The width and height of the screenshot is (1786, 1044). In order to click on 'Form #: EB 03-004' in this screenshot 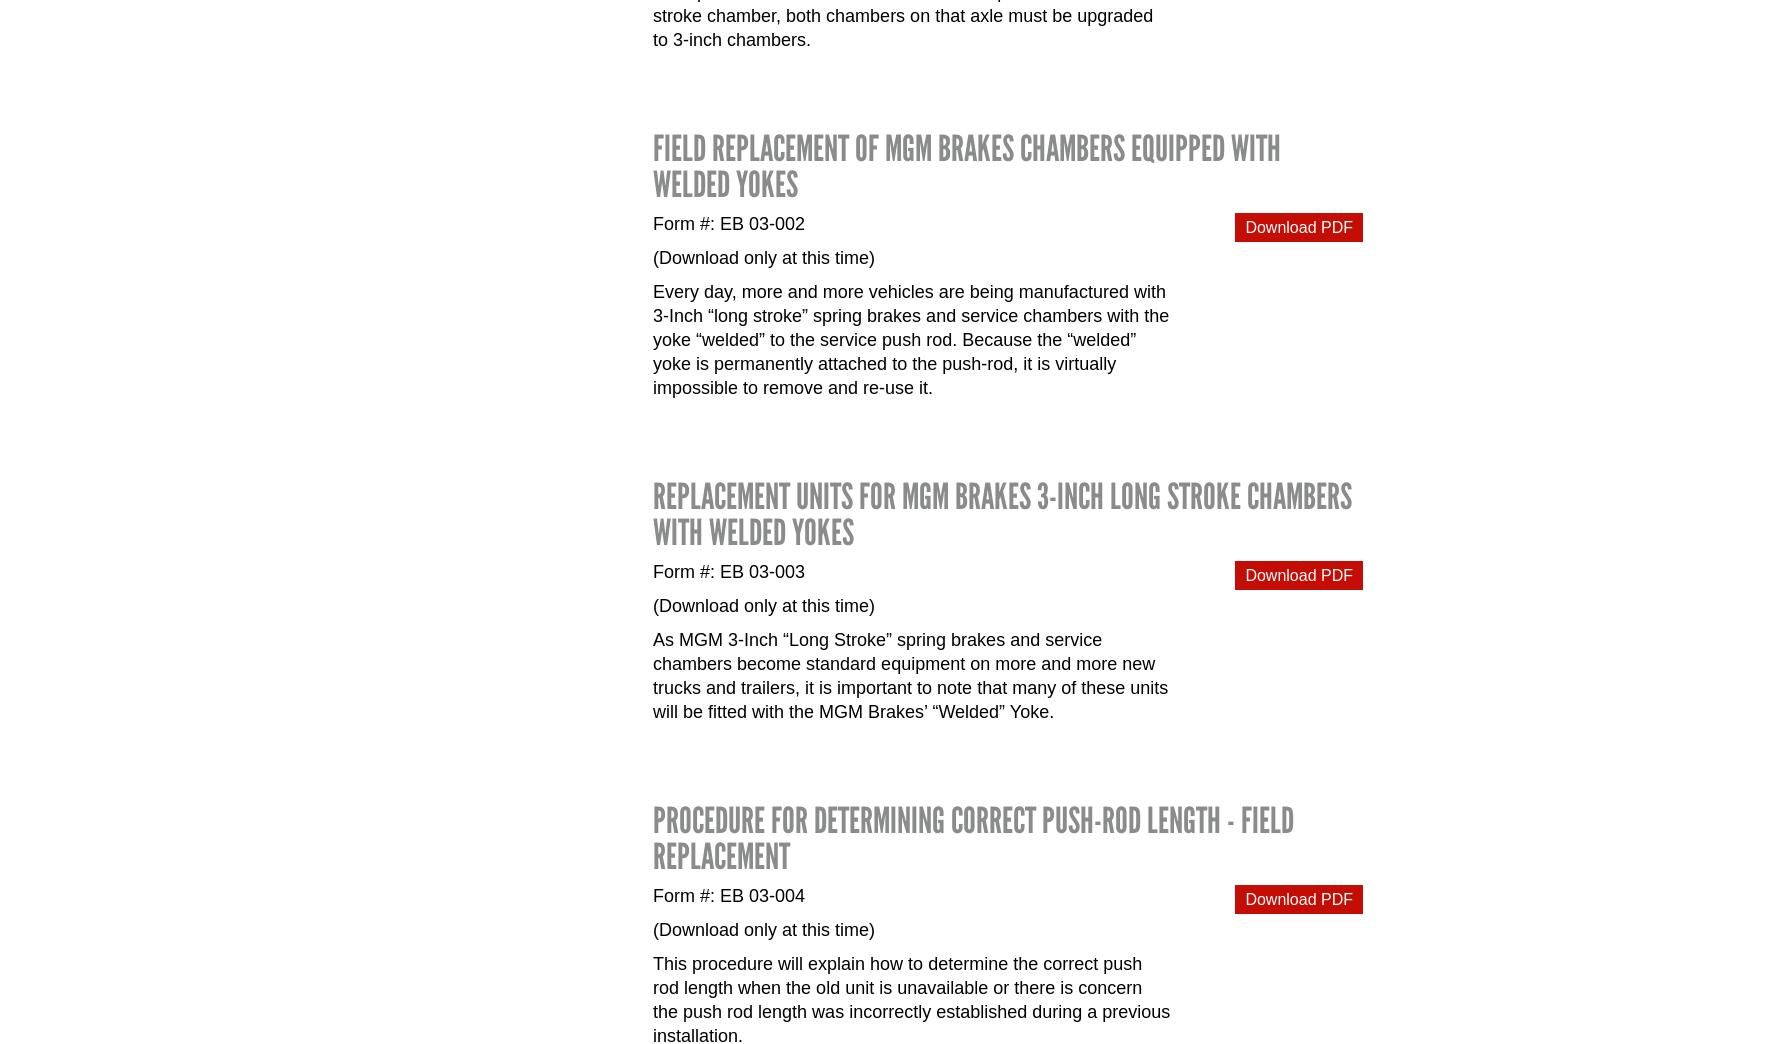, I will do `click(729, 895)`.